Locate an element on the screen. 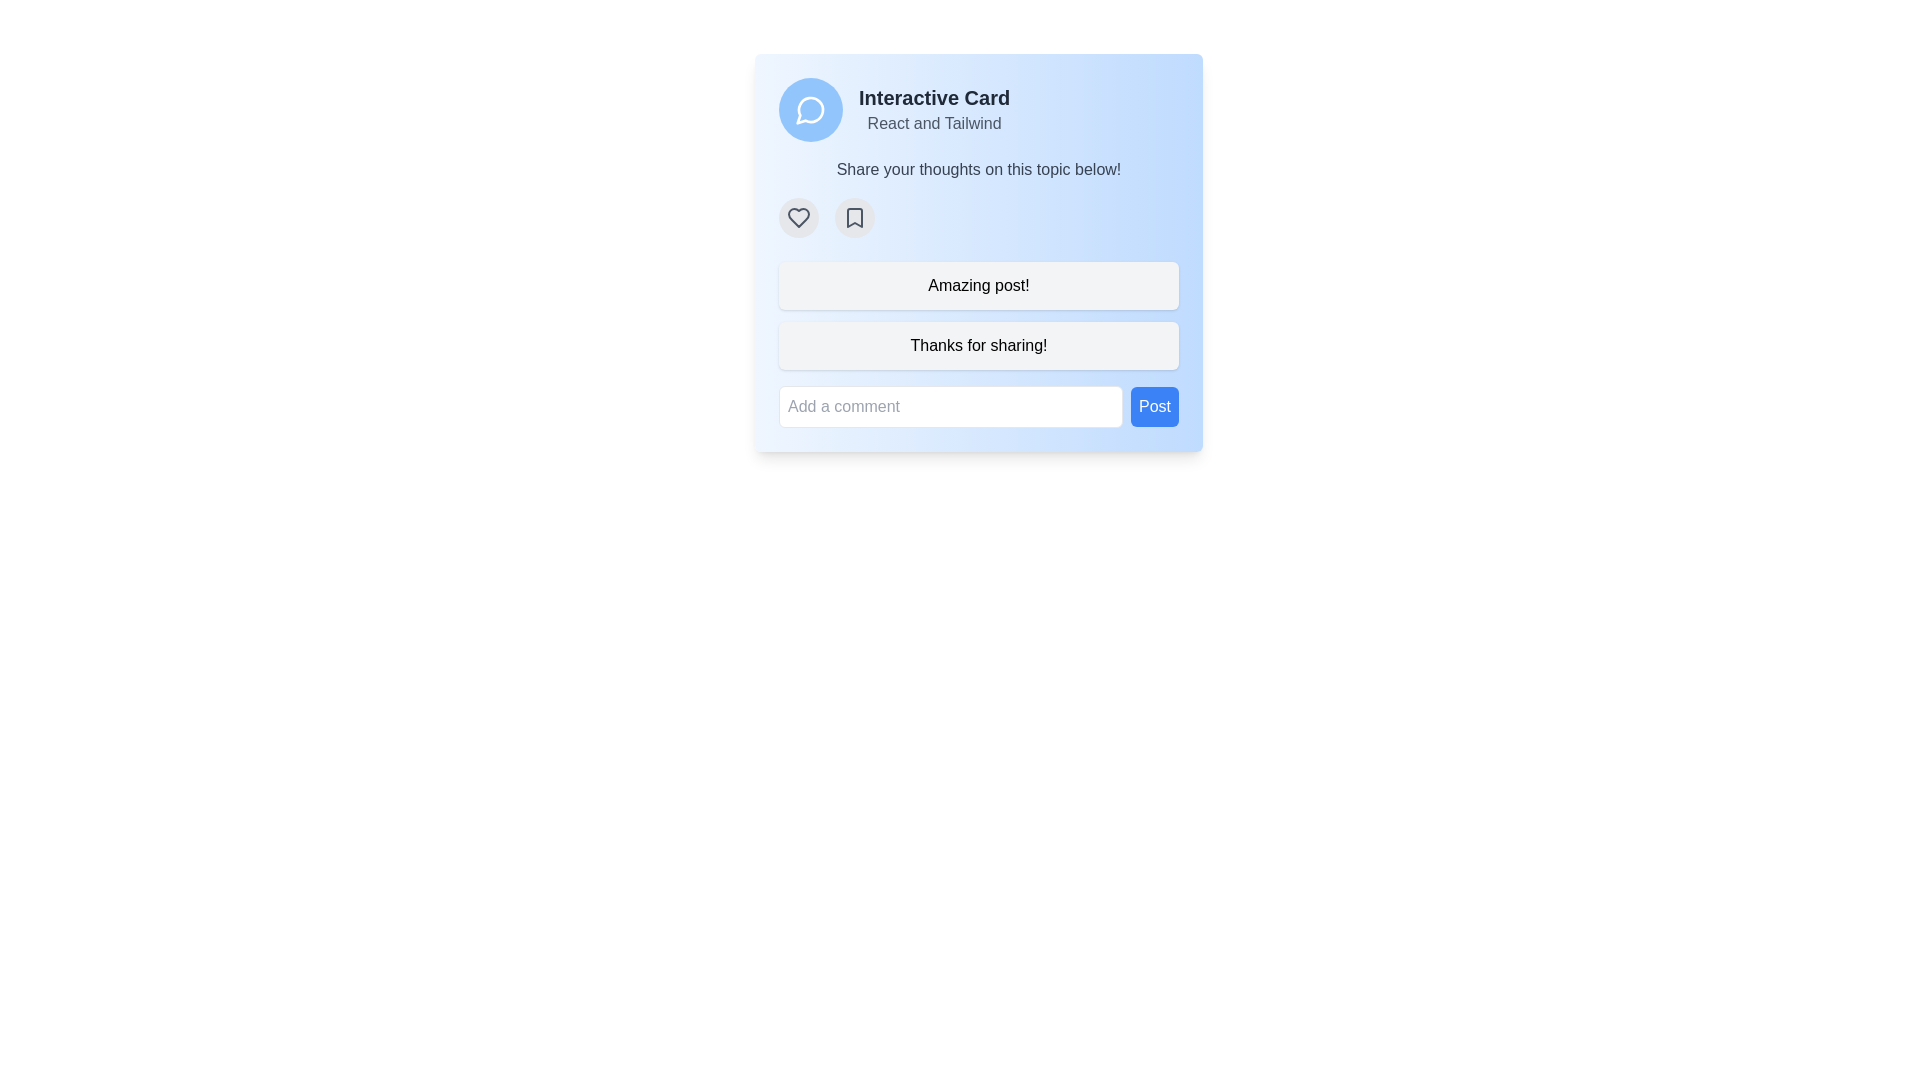  the rounded gray button with a darker gray bookmark icon at its center to bookmark is located at coordinates (854, 218).